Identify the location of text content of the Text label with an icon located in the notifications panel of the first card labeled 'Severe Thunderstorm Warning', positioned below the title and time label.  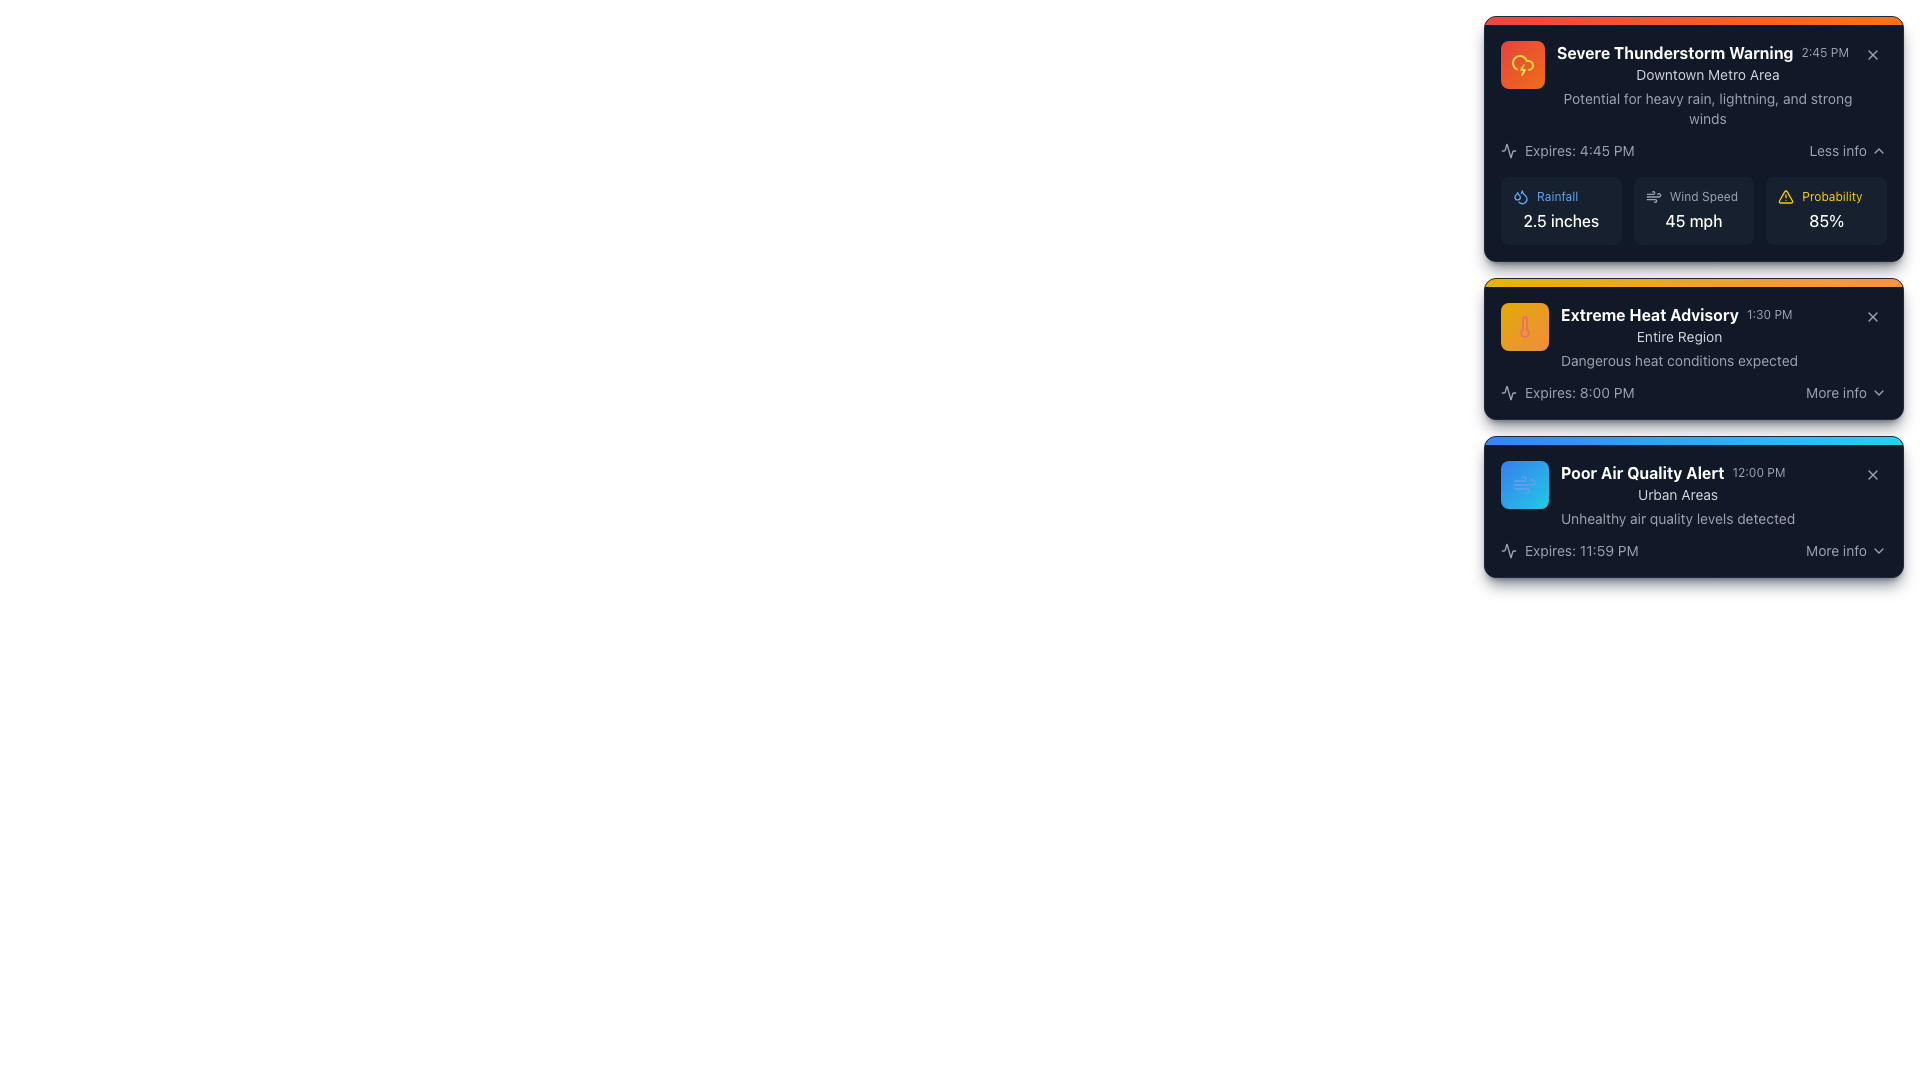
(1566, 149).